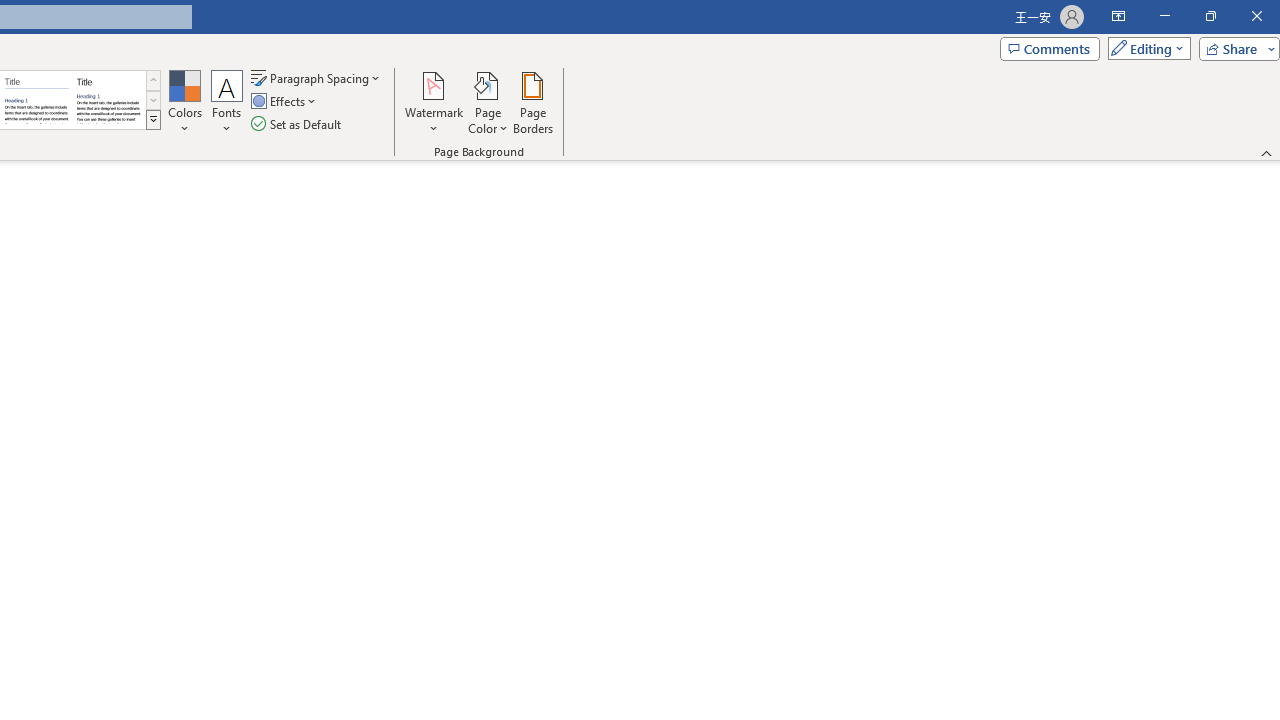 The width and height of the screenshot is (1280, 720). I want to click on 'Set as Default', so click(297, 124).